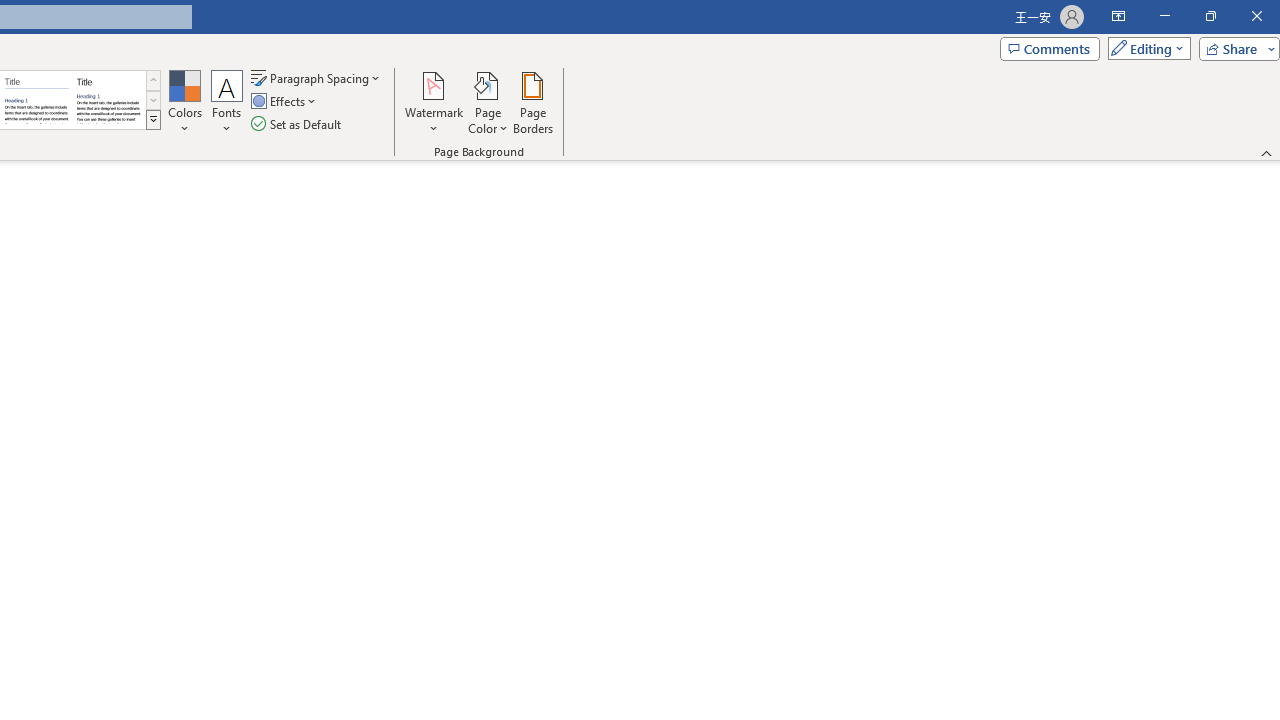 The width and height of the screenshot is (1280, 720). I want to click on 'Set as Default', so click(297, 124).